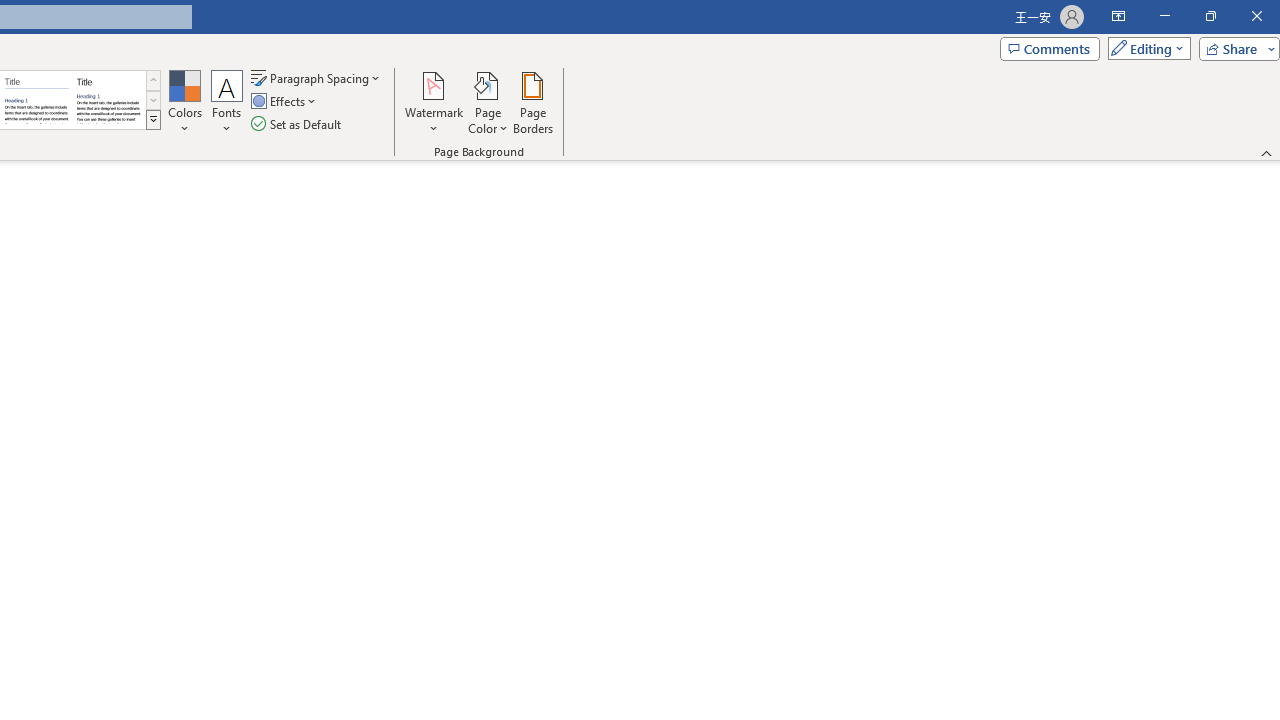 The width and height of the screenshot is (1280, 720). I want to click on 'Set as Default', so click(297, 124).